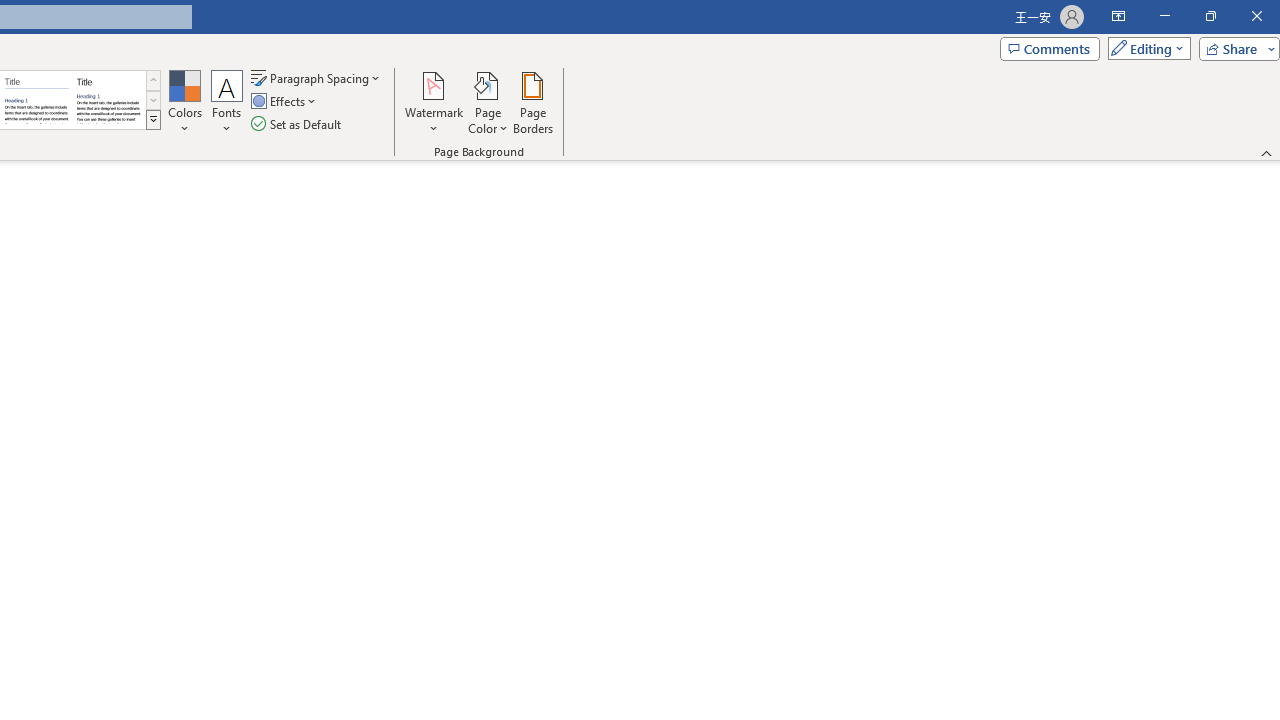 The width and height of the screenshot is (1280, 720). I want to click on 'Set as Default', so click(297, 124).